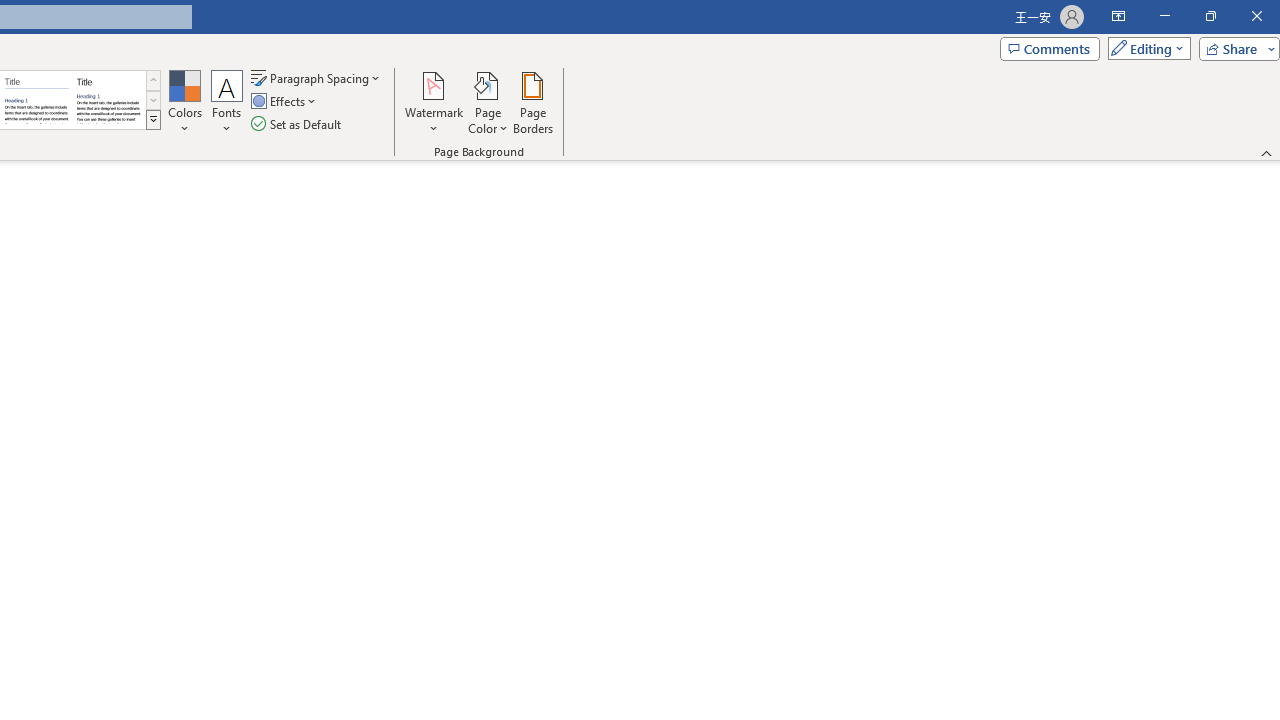 The width and height of the screenshot is (1280, 720). I want to click on 'Set as Default', so click(297, 124).